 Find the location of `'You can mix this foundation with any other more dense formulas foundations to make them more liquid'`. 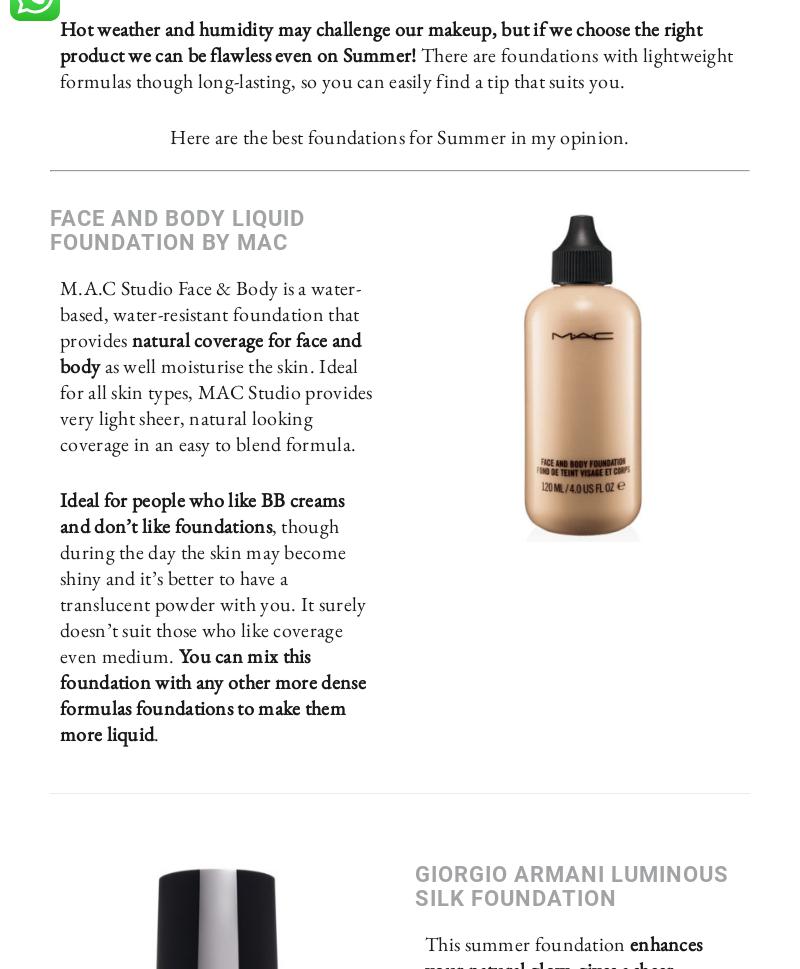

'You can mix this foundation with any other more dense formulas foundations to make them more liquid' is located at coordinates (212, 693).